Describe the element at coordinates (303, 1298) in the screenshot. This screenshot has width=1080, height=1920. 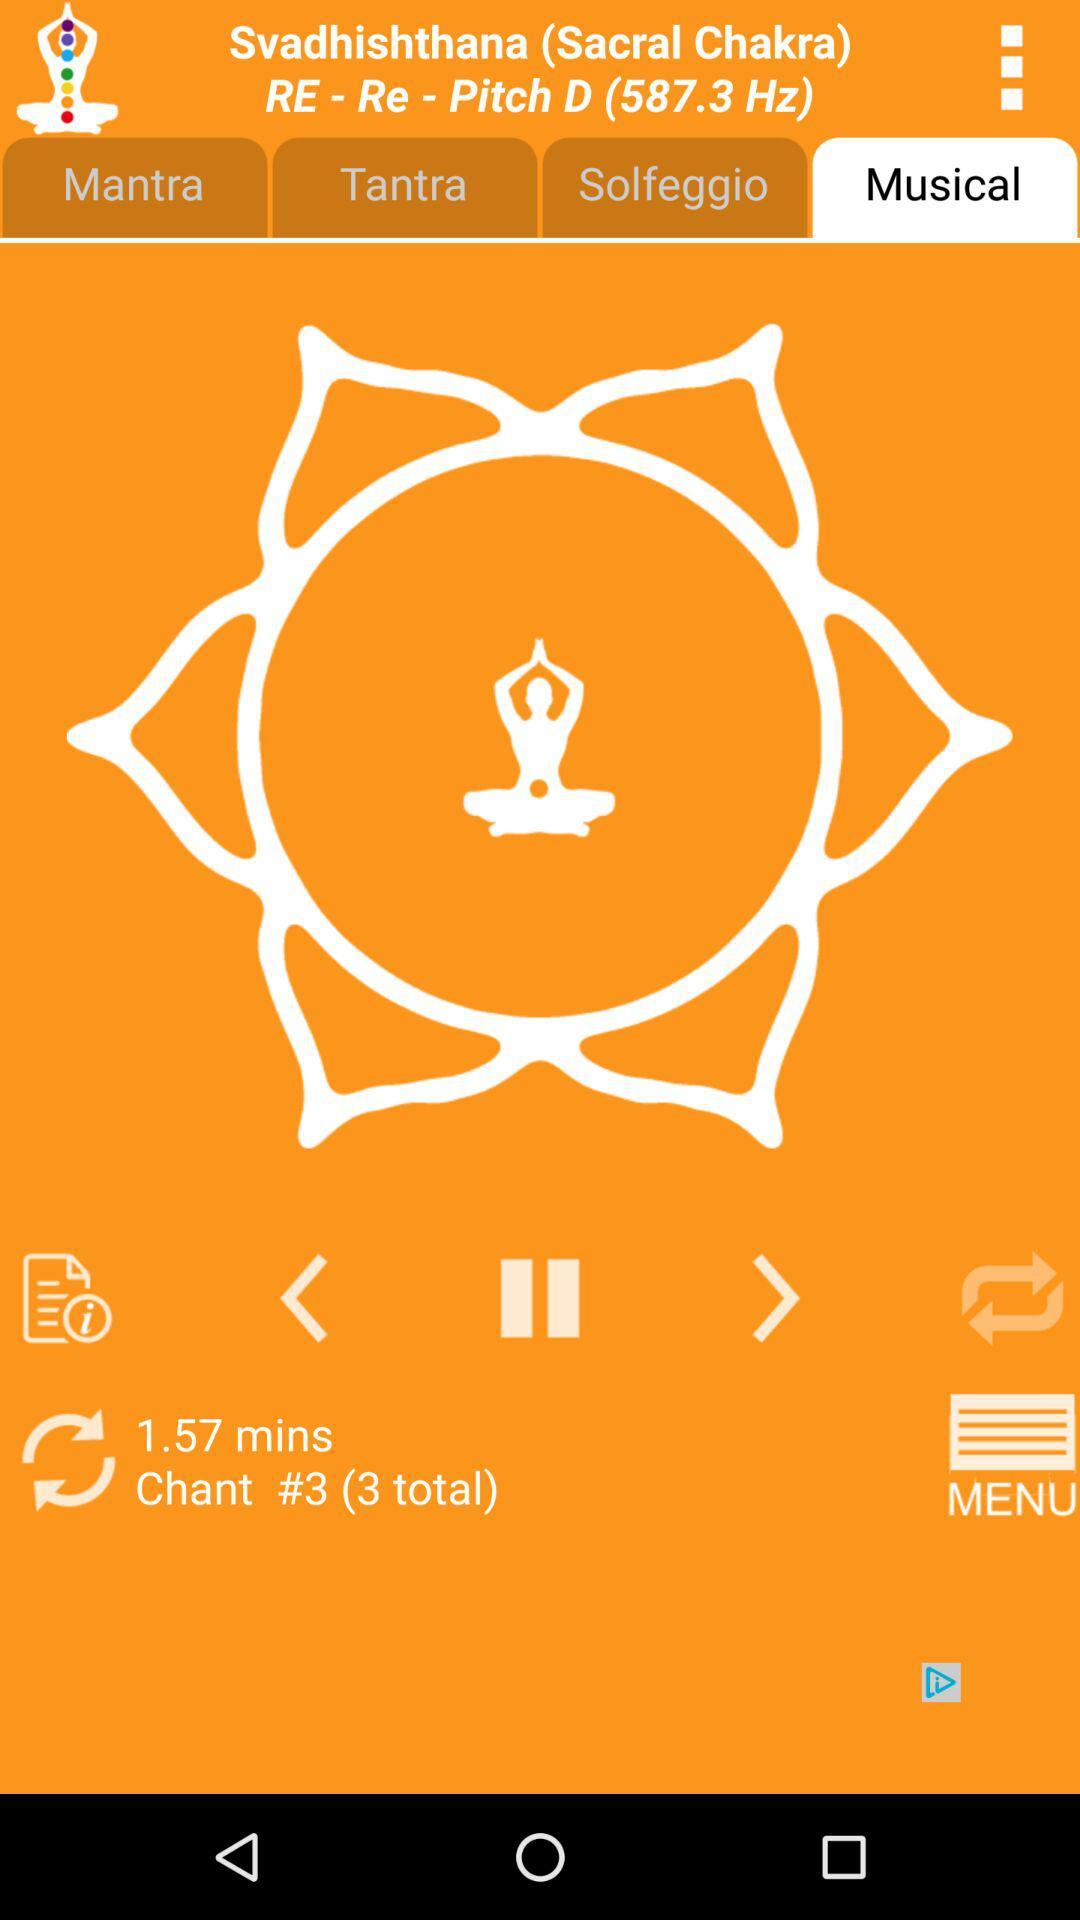
I see `back` at that location.